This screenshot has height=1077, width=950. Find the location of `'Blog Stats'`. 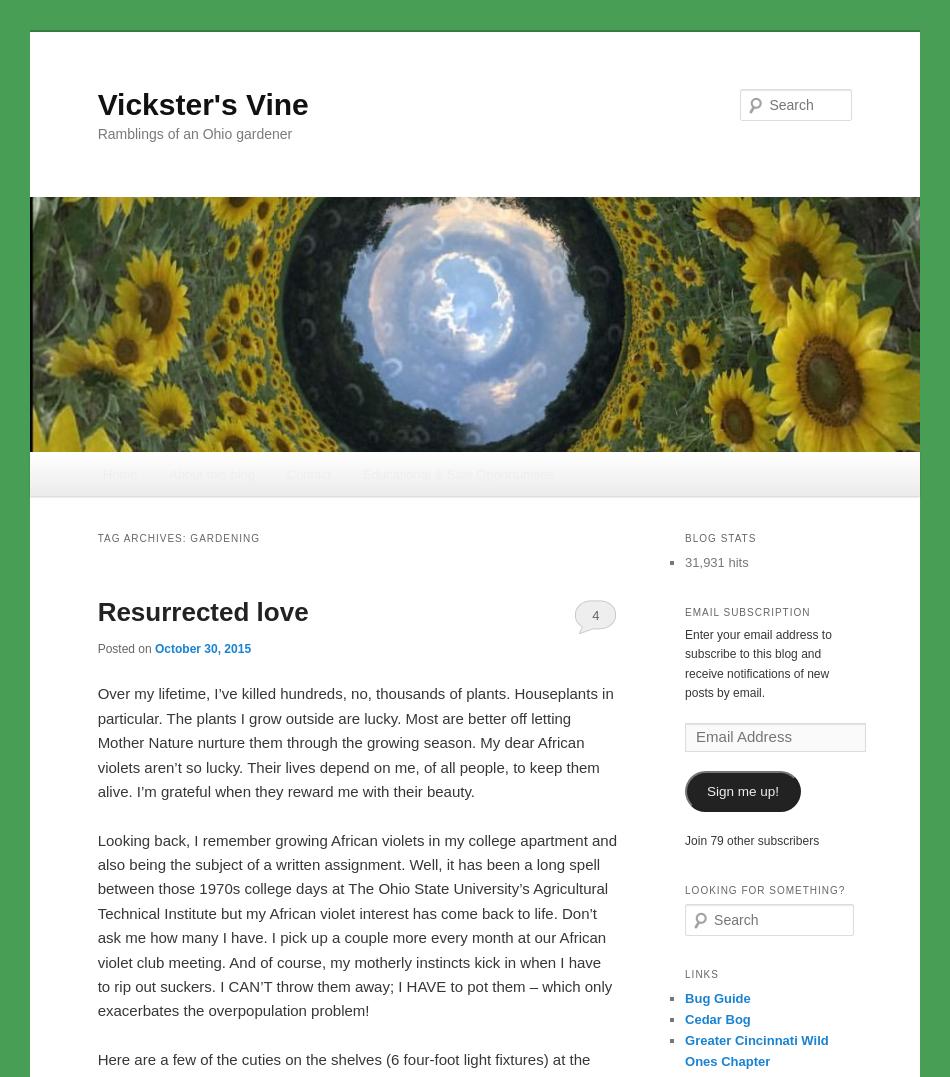

'Blog Stats' is located at coordinates (685, 537).